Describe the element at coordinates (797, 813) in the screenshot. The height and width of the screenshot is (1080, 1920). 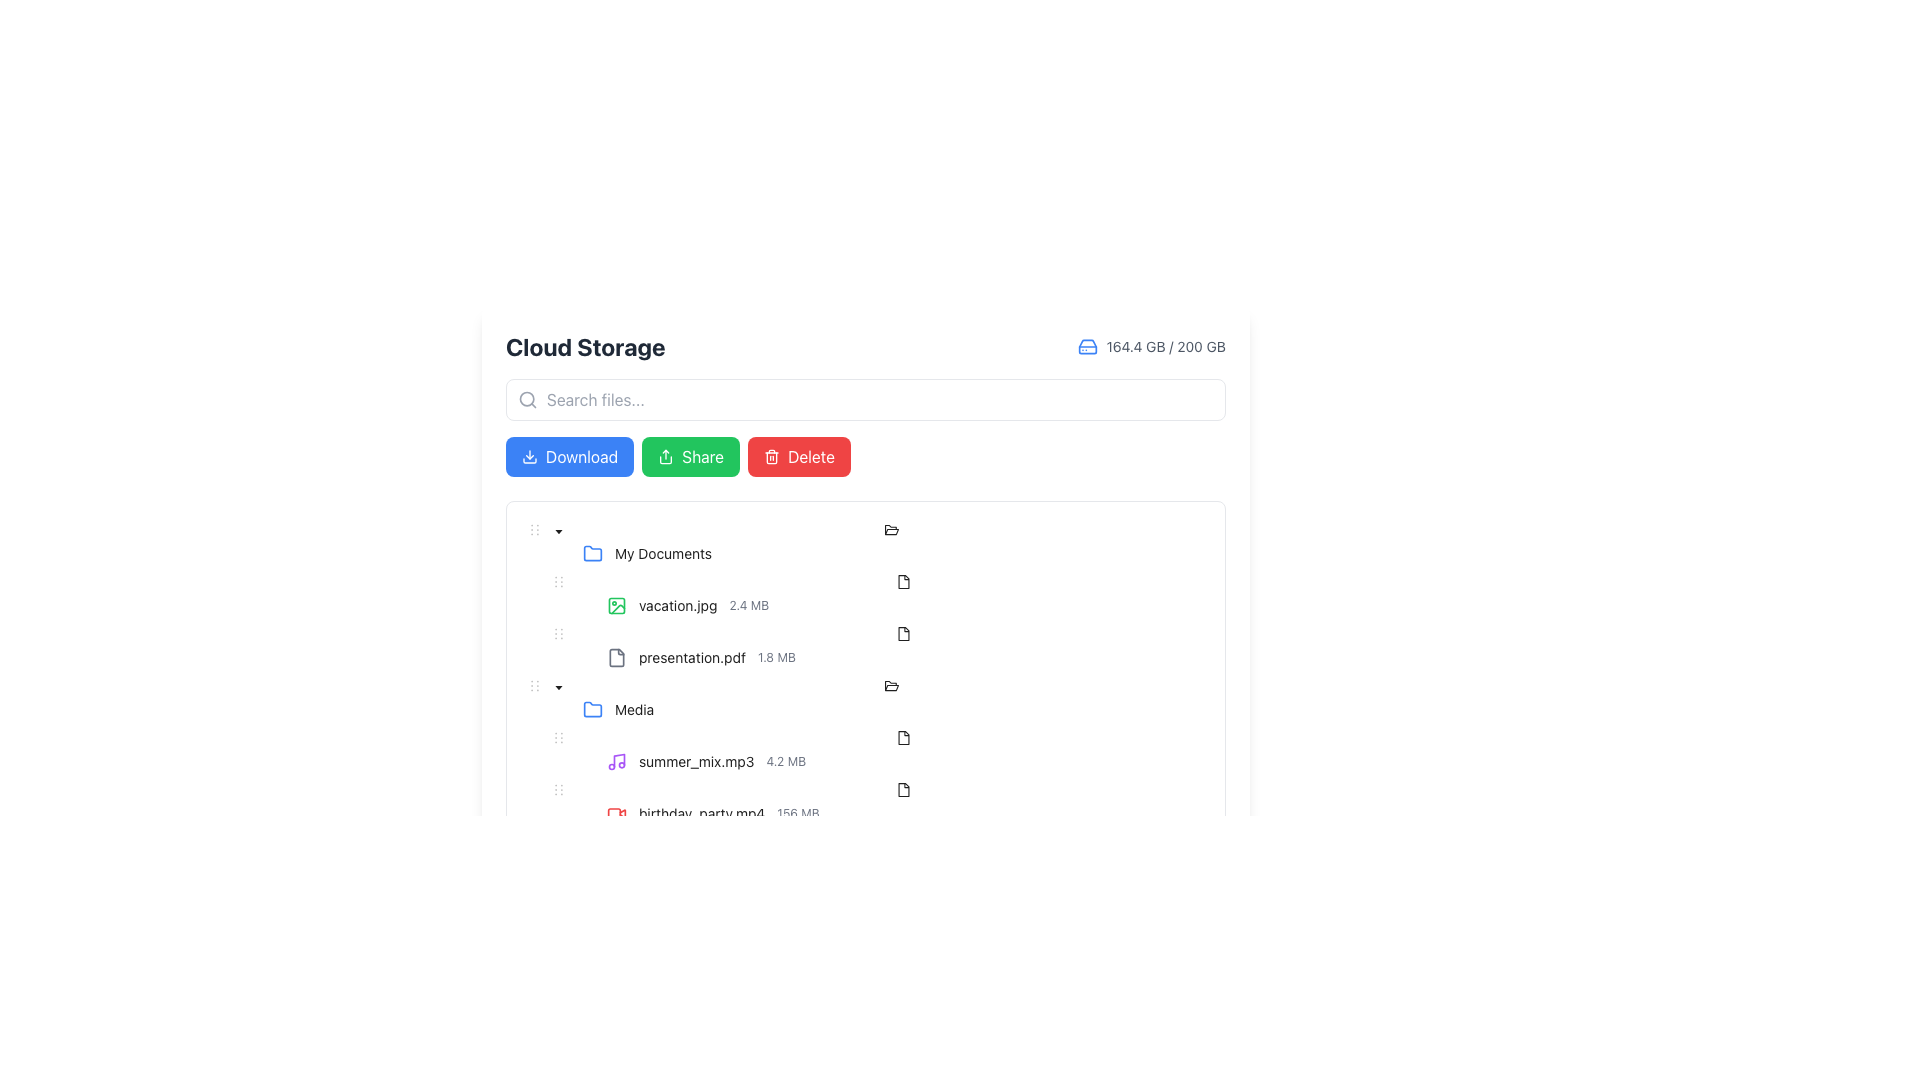
I see `the text label displaying '156 MB', which is styled with gray color and positioned next to the filename 'birthday_party.mp4' in the file listing` at that location.